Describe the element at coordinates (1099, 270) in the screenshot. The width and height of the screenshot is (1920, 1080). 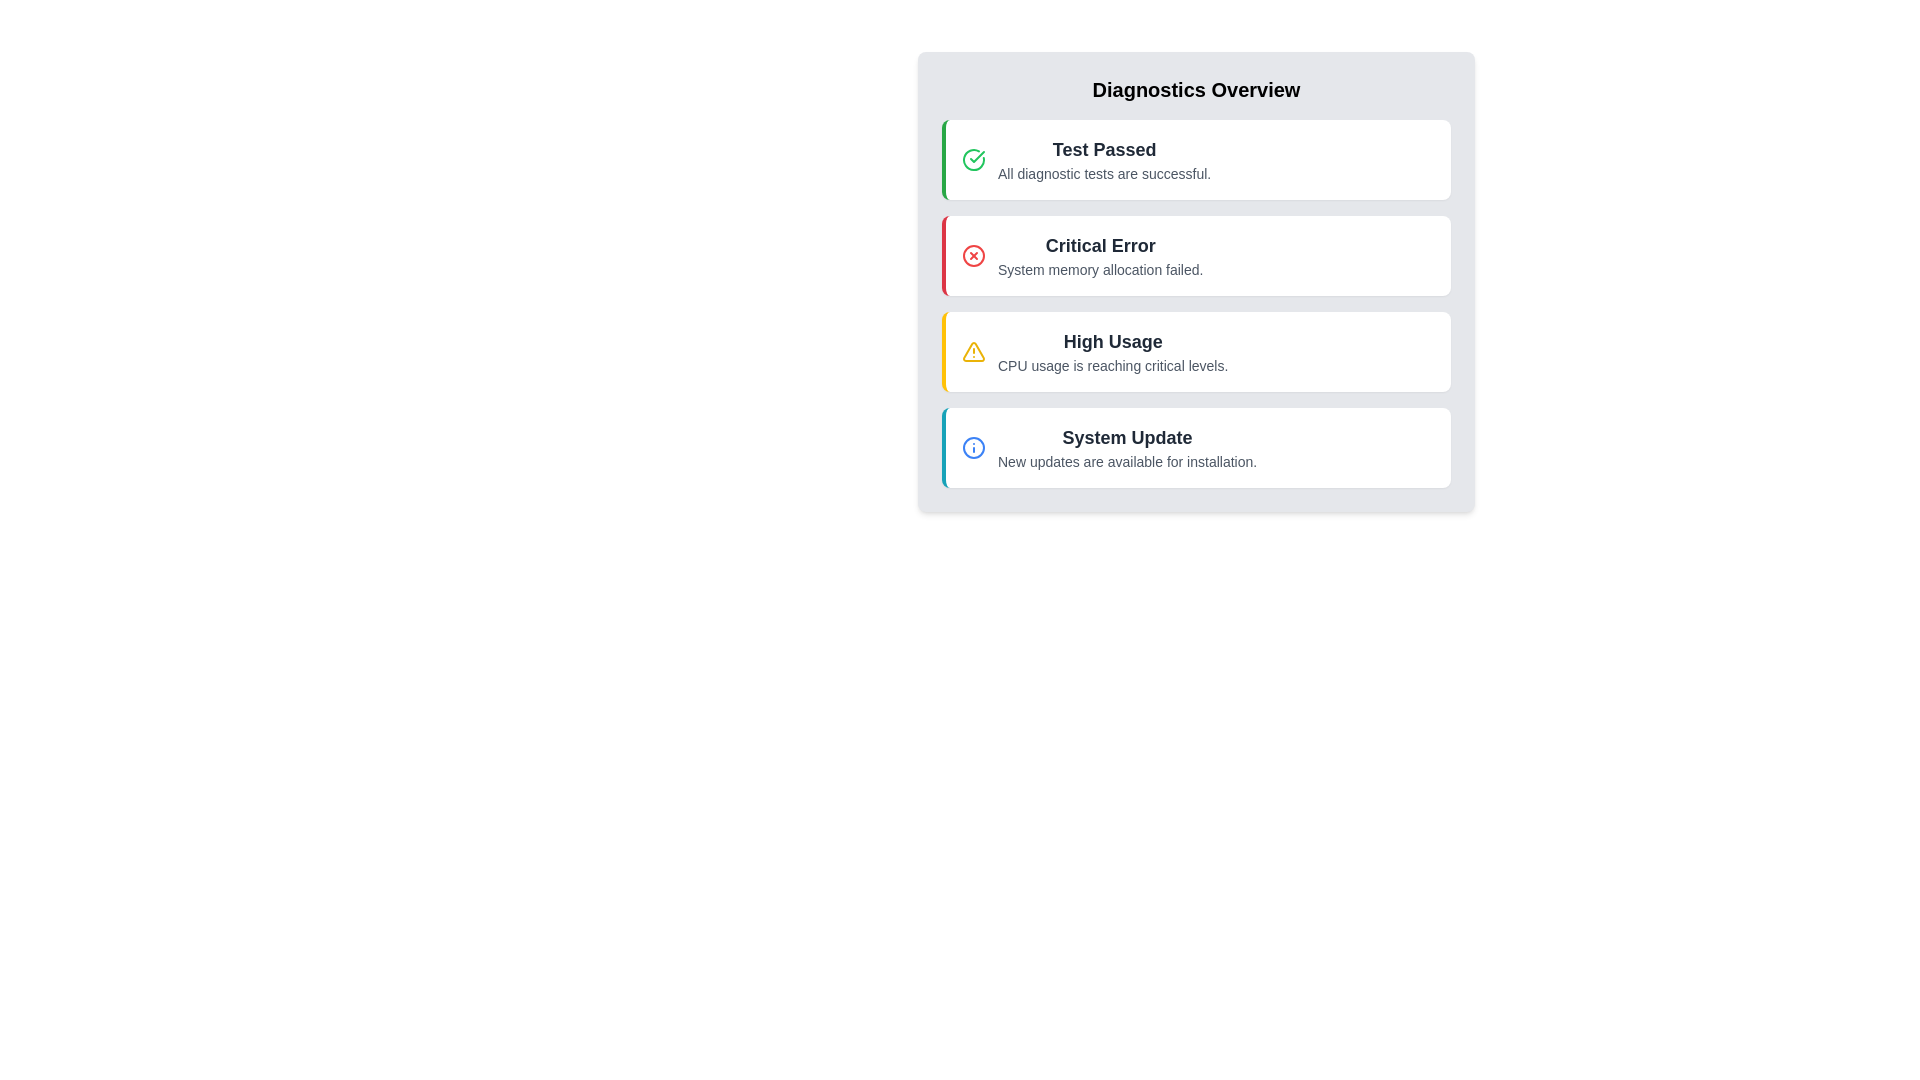
I see `message conveyed by the text located within the 'Critical Error' card, which provides details about the diagnostic error classification` at that location.